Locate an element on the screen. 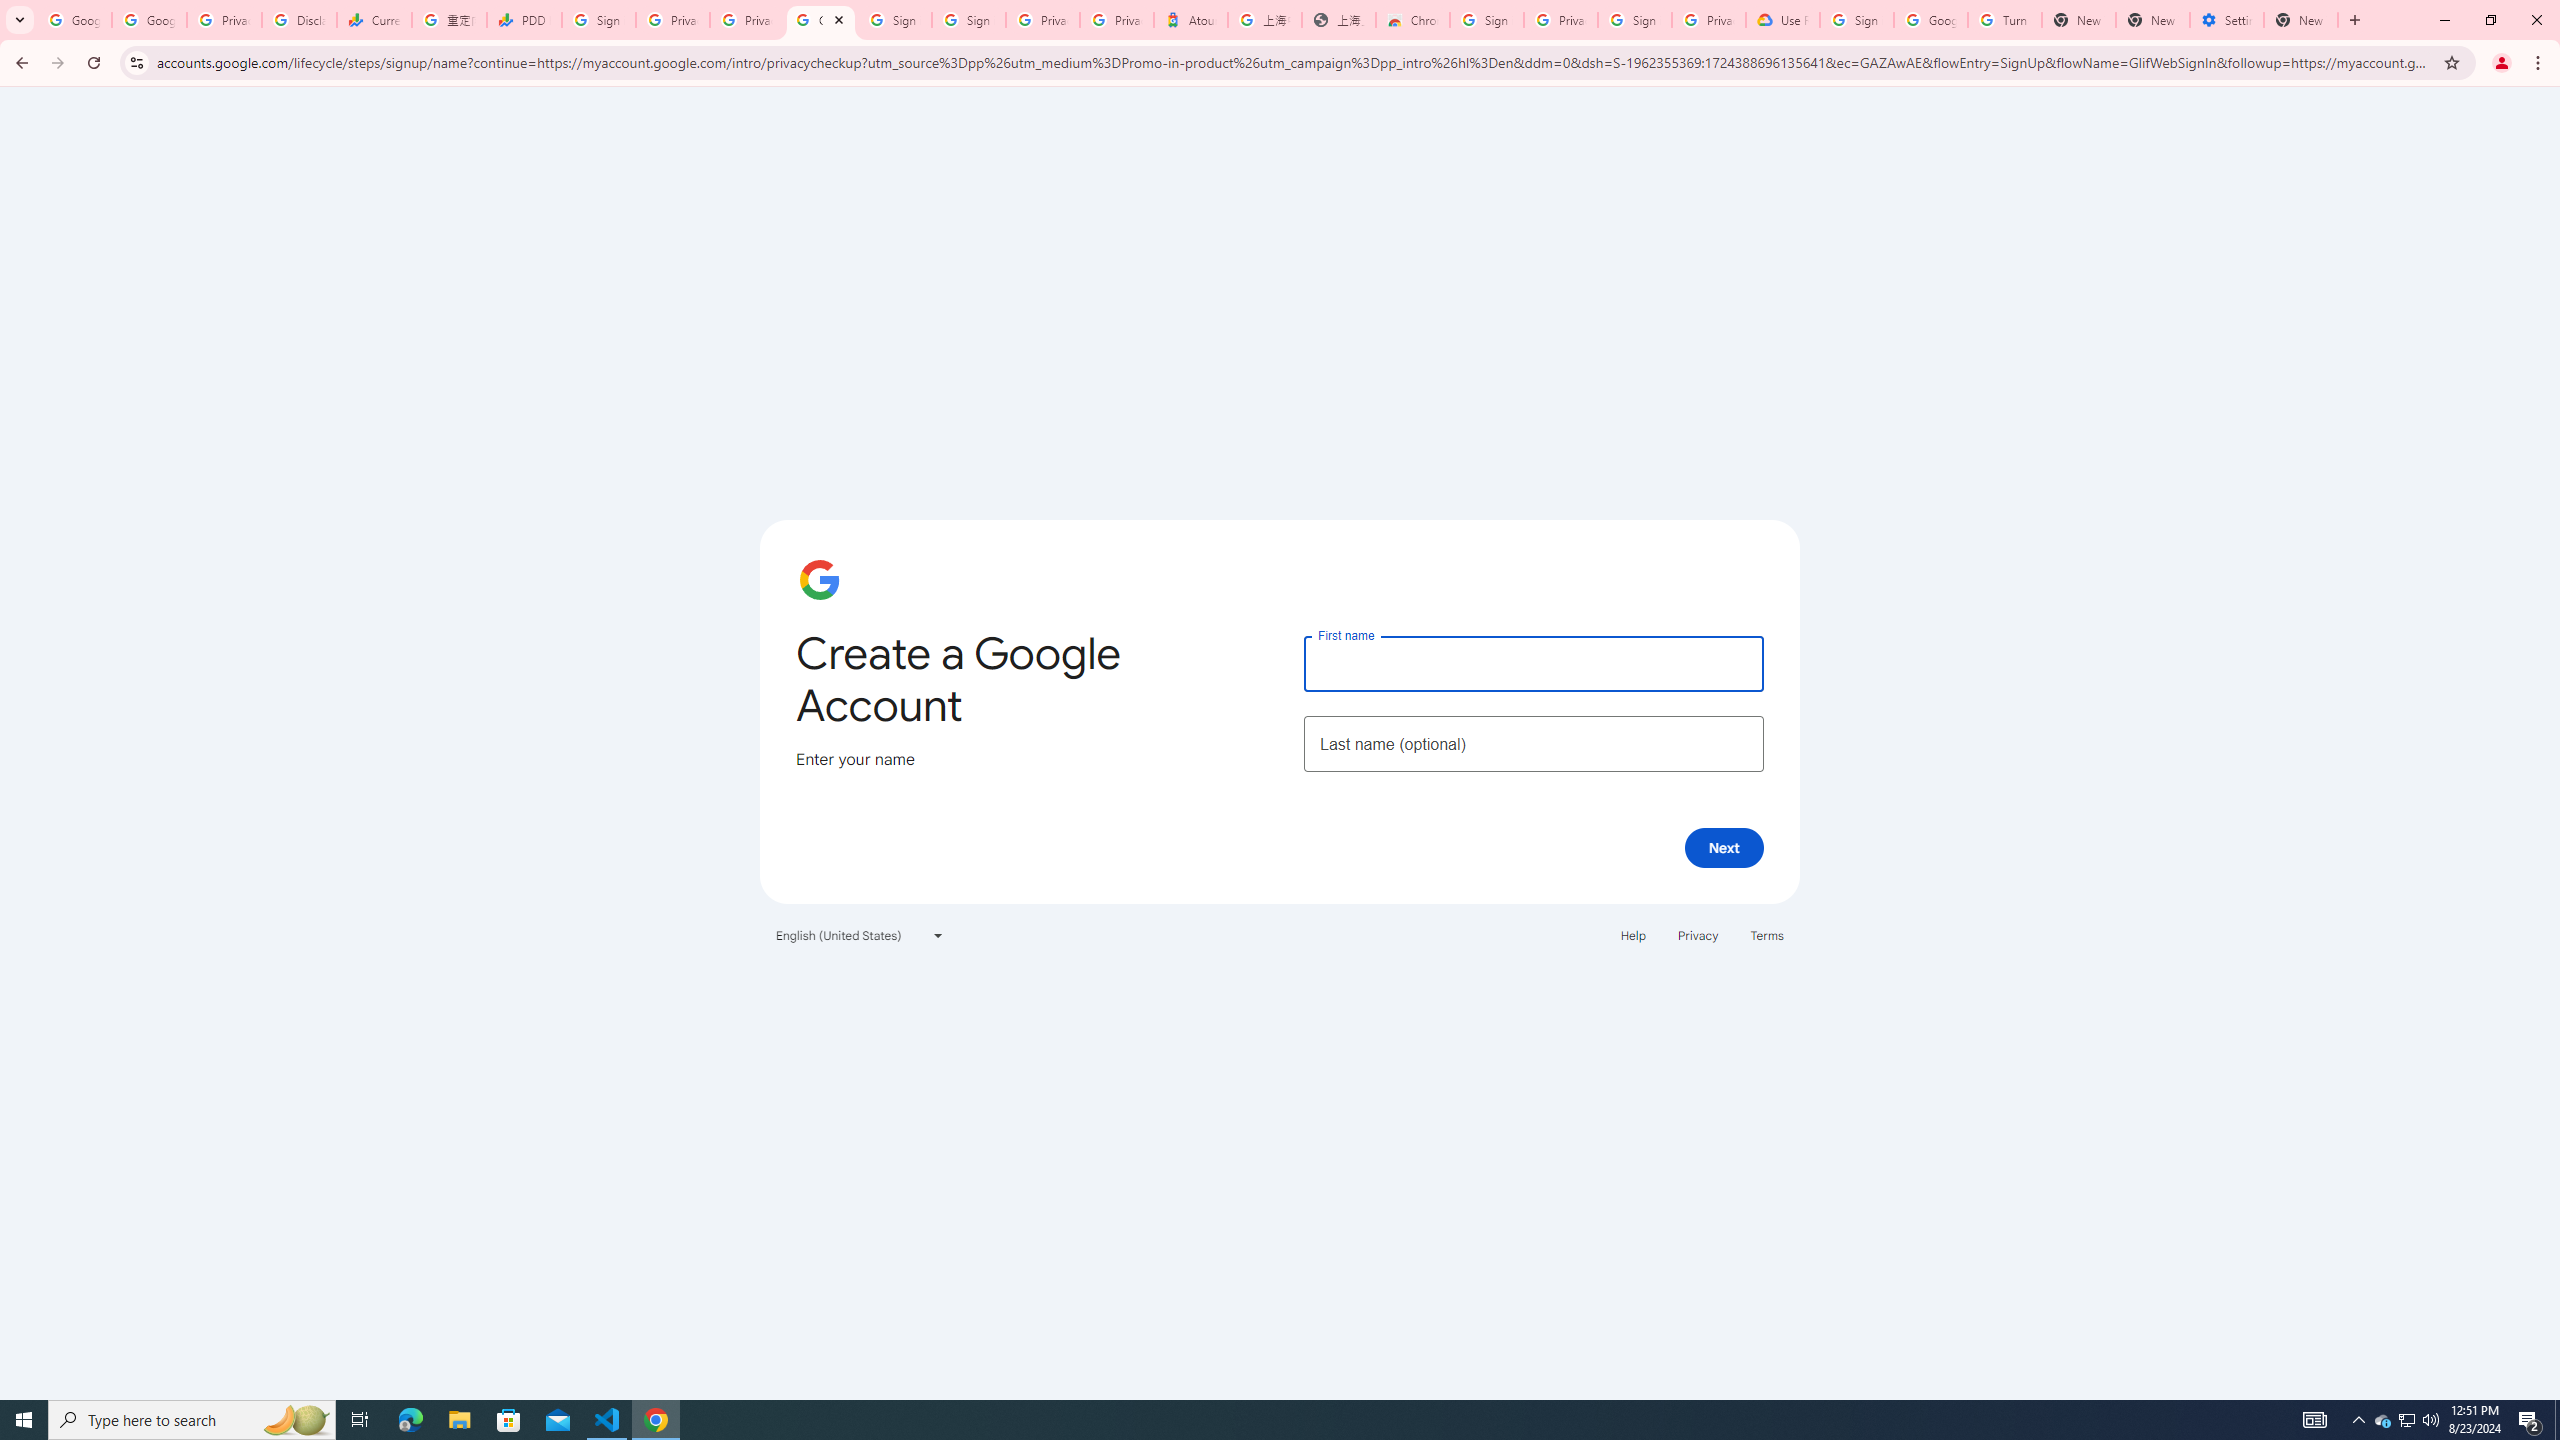 Image resolution: width=2560 pixels, height=1440 pixels. 'Sign in - Google Accounts' is located at coordinates (896, 19).